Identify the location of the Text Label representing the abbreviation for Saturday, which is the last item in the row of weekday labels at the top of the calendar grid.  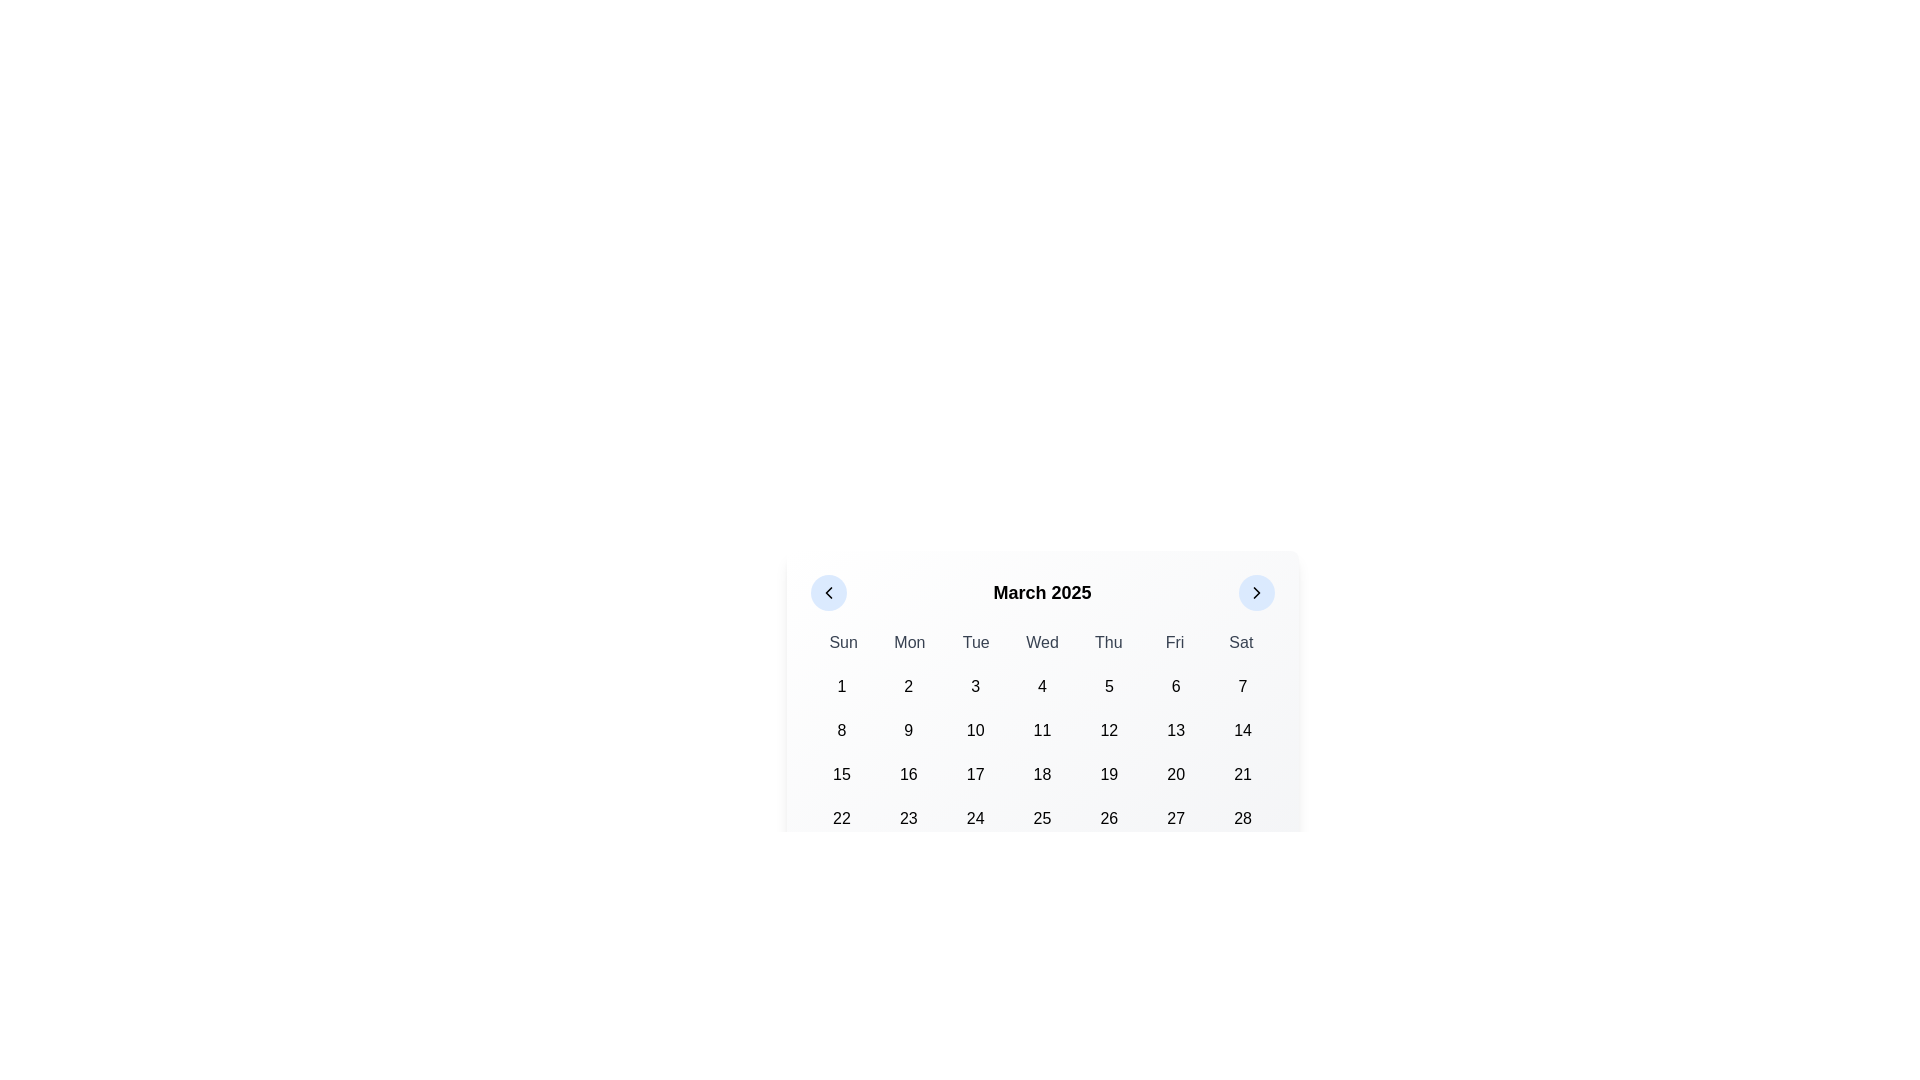
(1240, 643).